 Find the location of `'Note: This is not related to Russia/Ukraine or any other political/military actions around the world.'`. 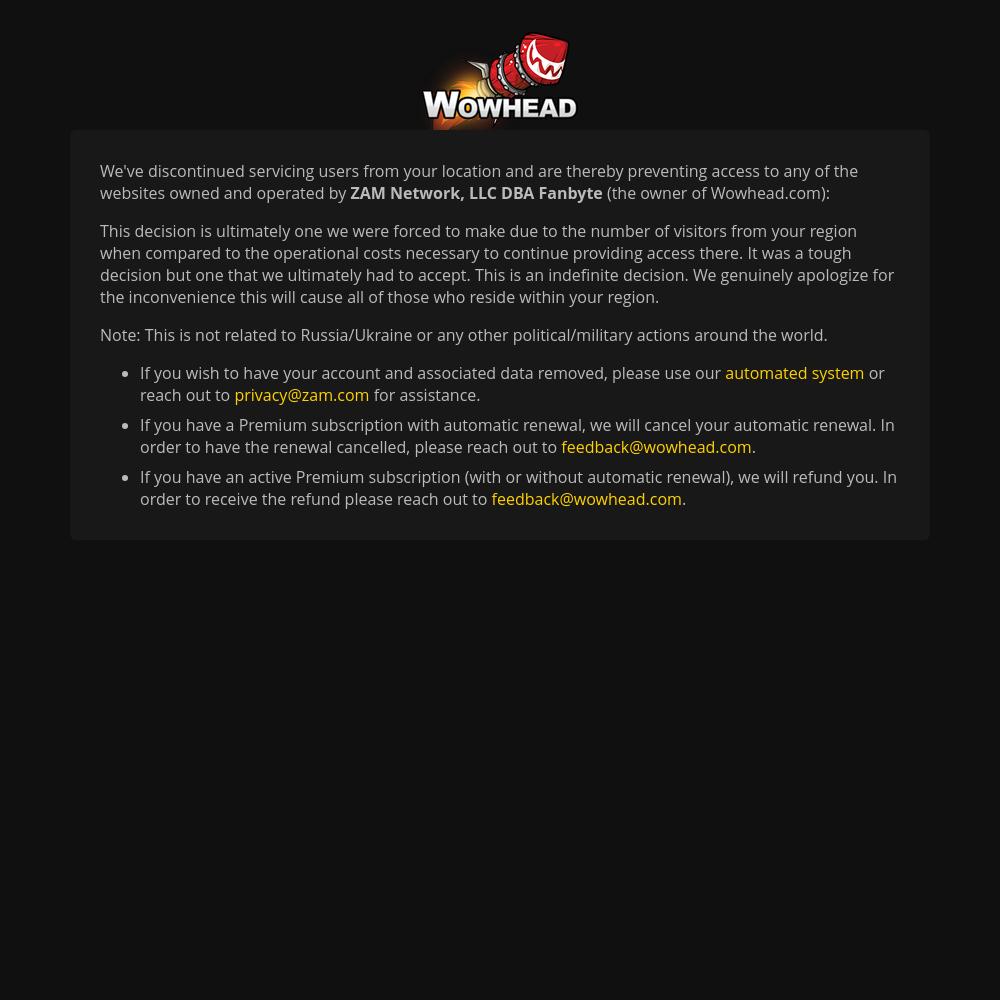

'Note: This is not related to Russia/Ukraine or any other political/military actions around the world.' is located at coordinates (462, 334).